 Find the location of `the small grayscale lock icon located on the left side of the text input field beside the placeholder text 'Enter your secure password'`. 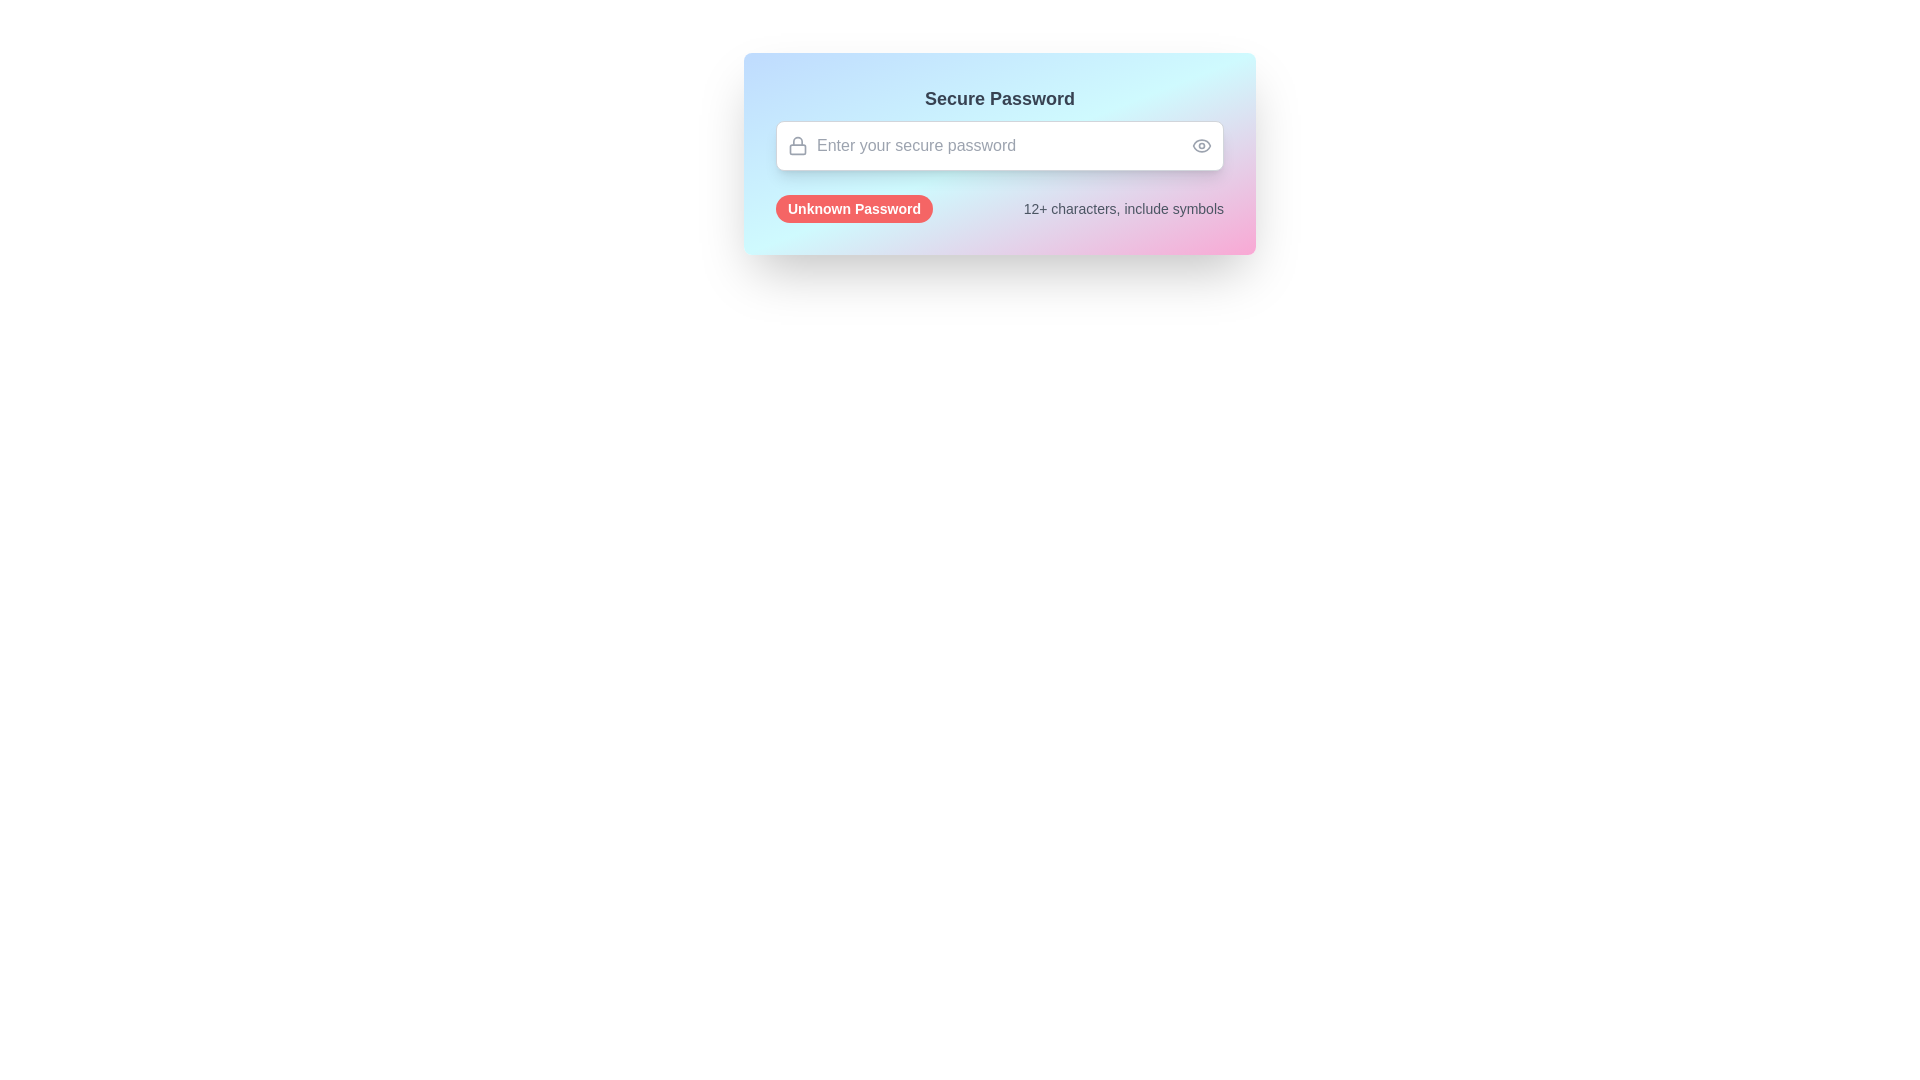

the small grayscale lock icon located on the left side of the text input field beside the placeholder text 'Enter your secure password' is located at coordinates (796, 145).